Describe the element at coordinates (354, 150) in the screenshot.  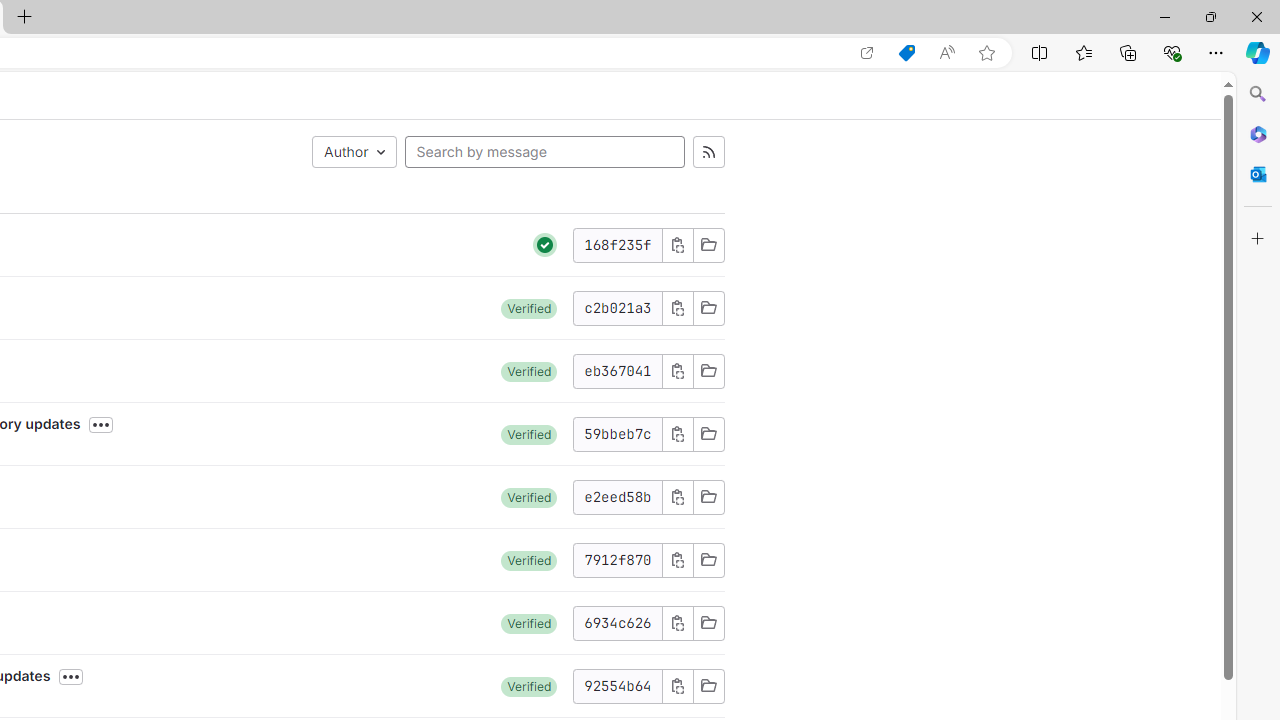
I see `'Author'` at that location.